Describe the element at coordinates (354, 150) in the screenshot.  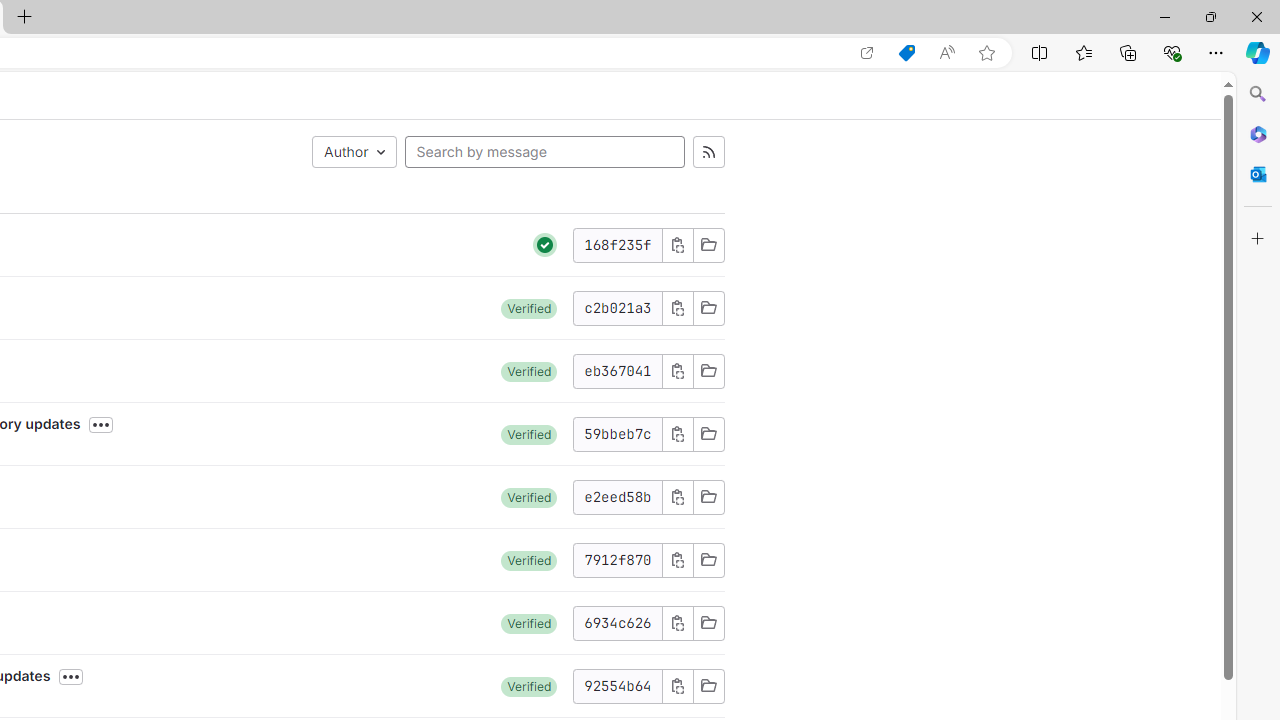
I see `'Author'` at that location.